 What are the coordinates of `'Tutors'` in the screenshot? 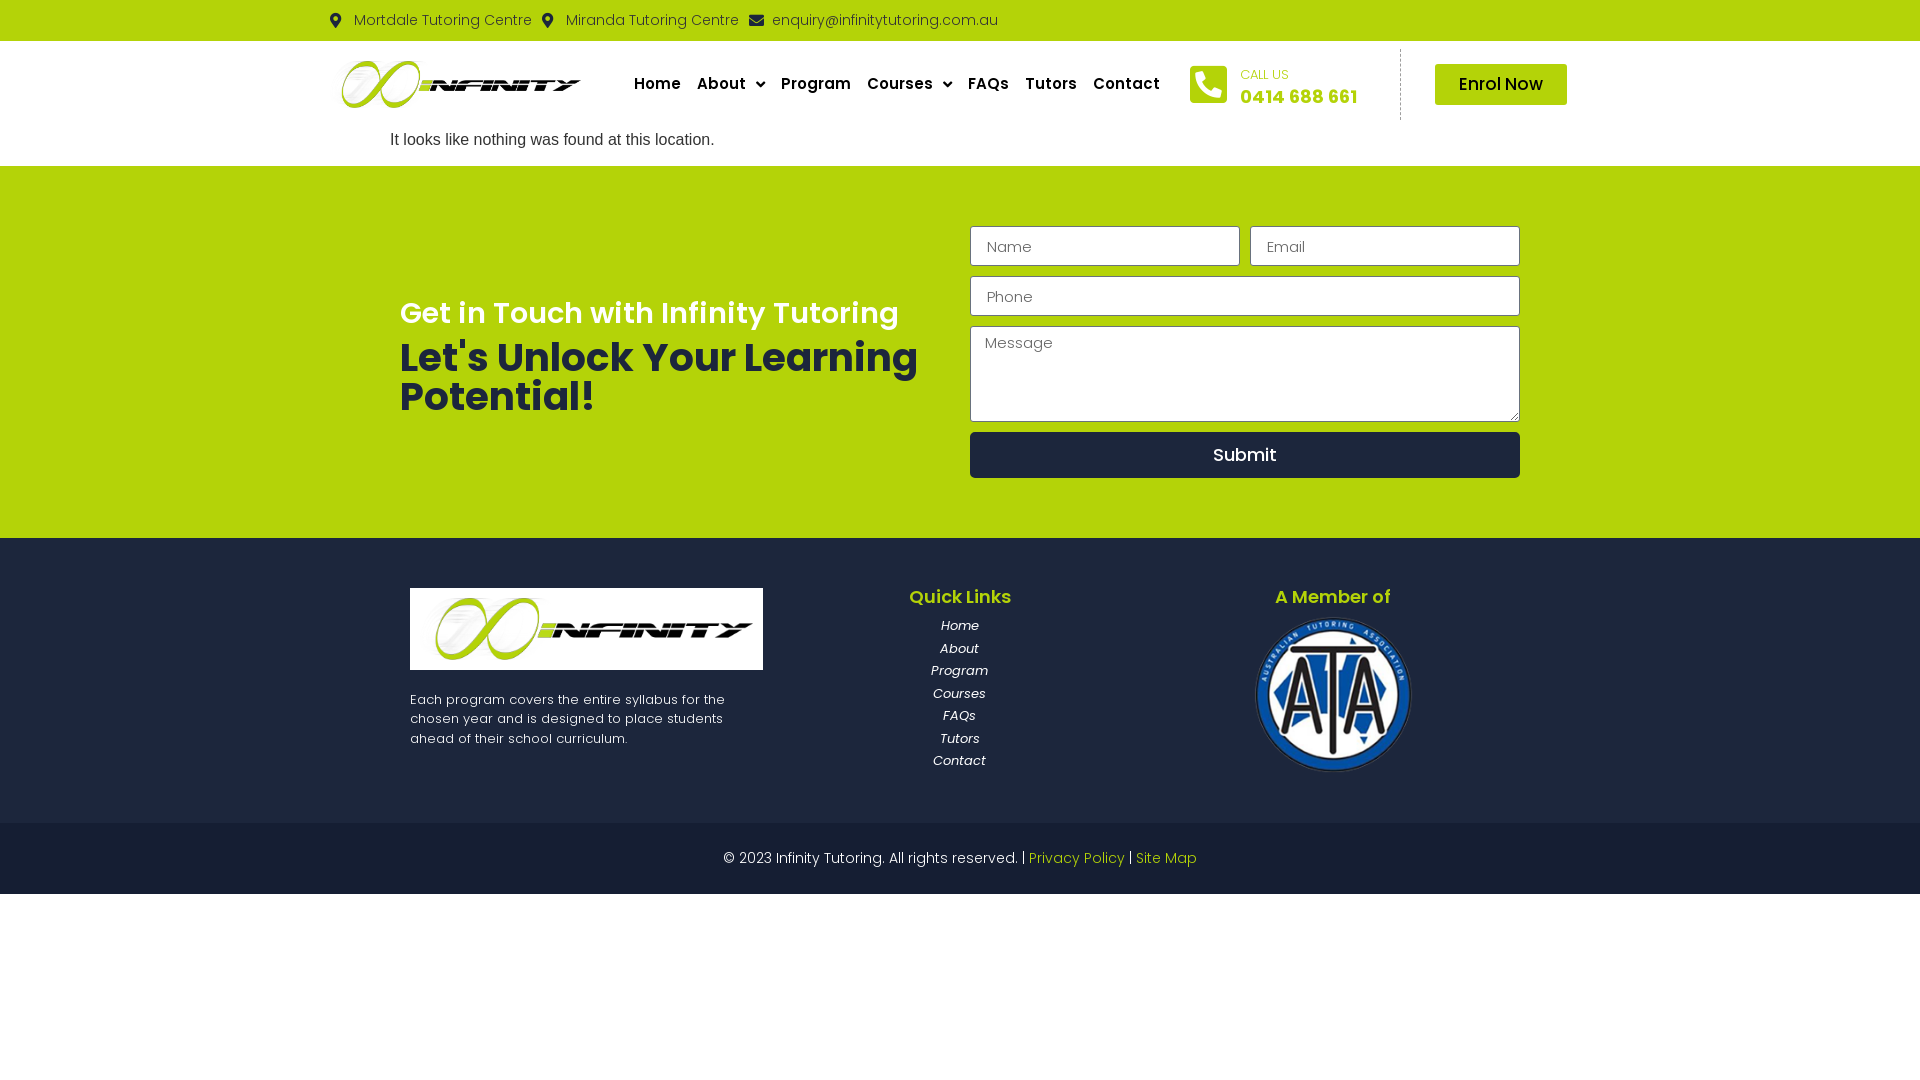 It's located at (1050, 83).